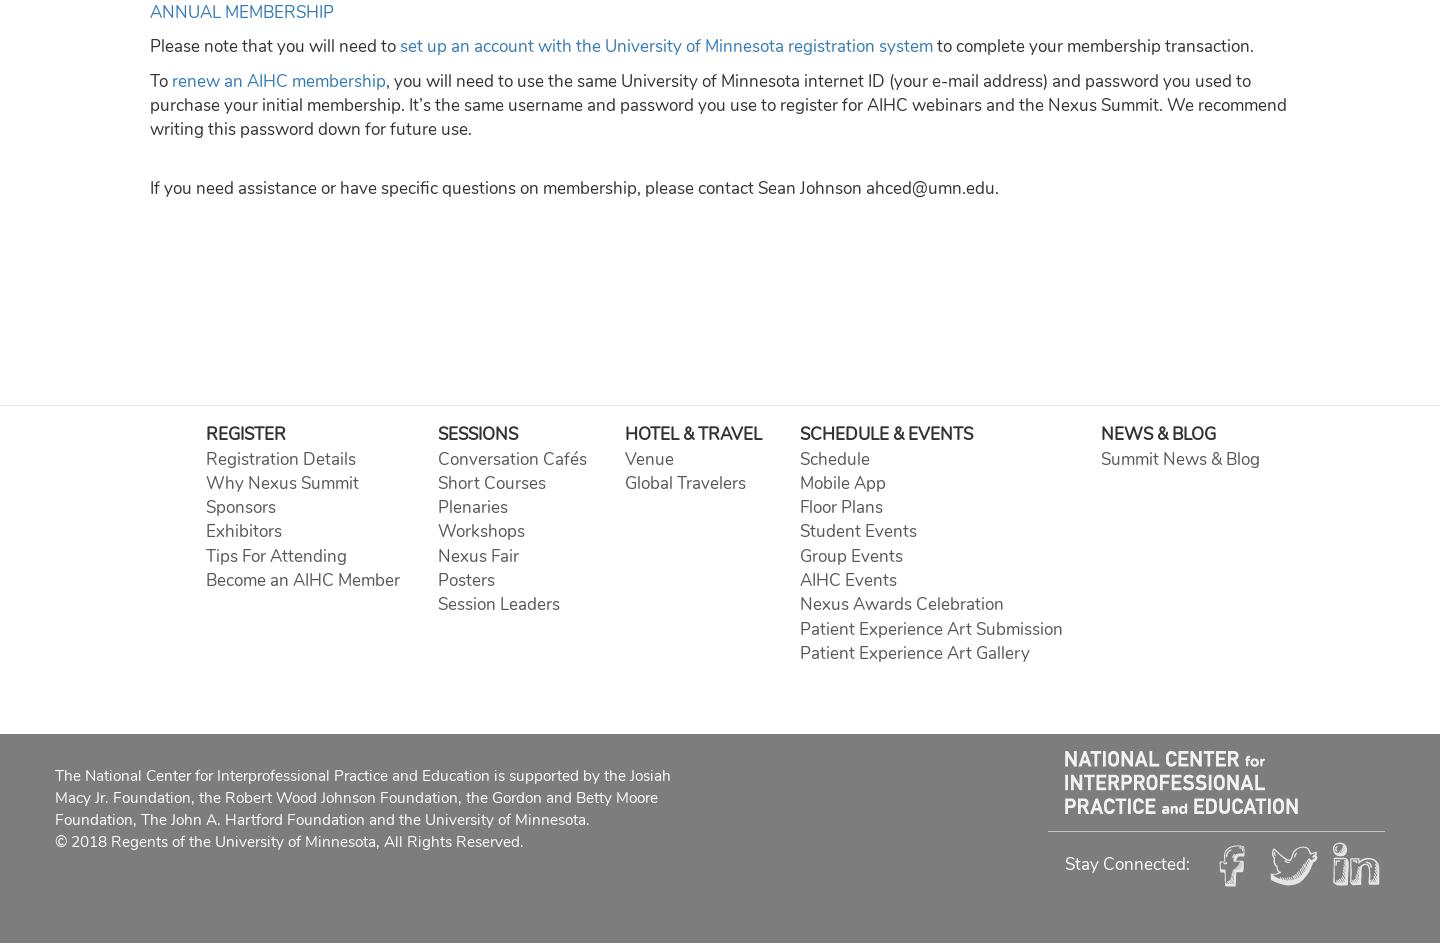 The height and width of the screenshot is (943, 1440). Describe the element at coordinates (574, 186) in the screenshot. I see `'If you need assistance or have specific questions on membership, please contact Sean Johnson ahced@umn.edu.'` at that location.